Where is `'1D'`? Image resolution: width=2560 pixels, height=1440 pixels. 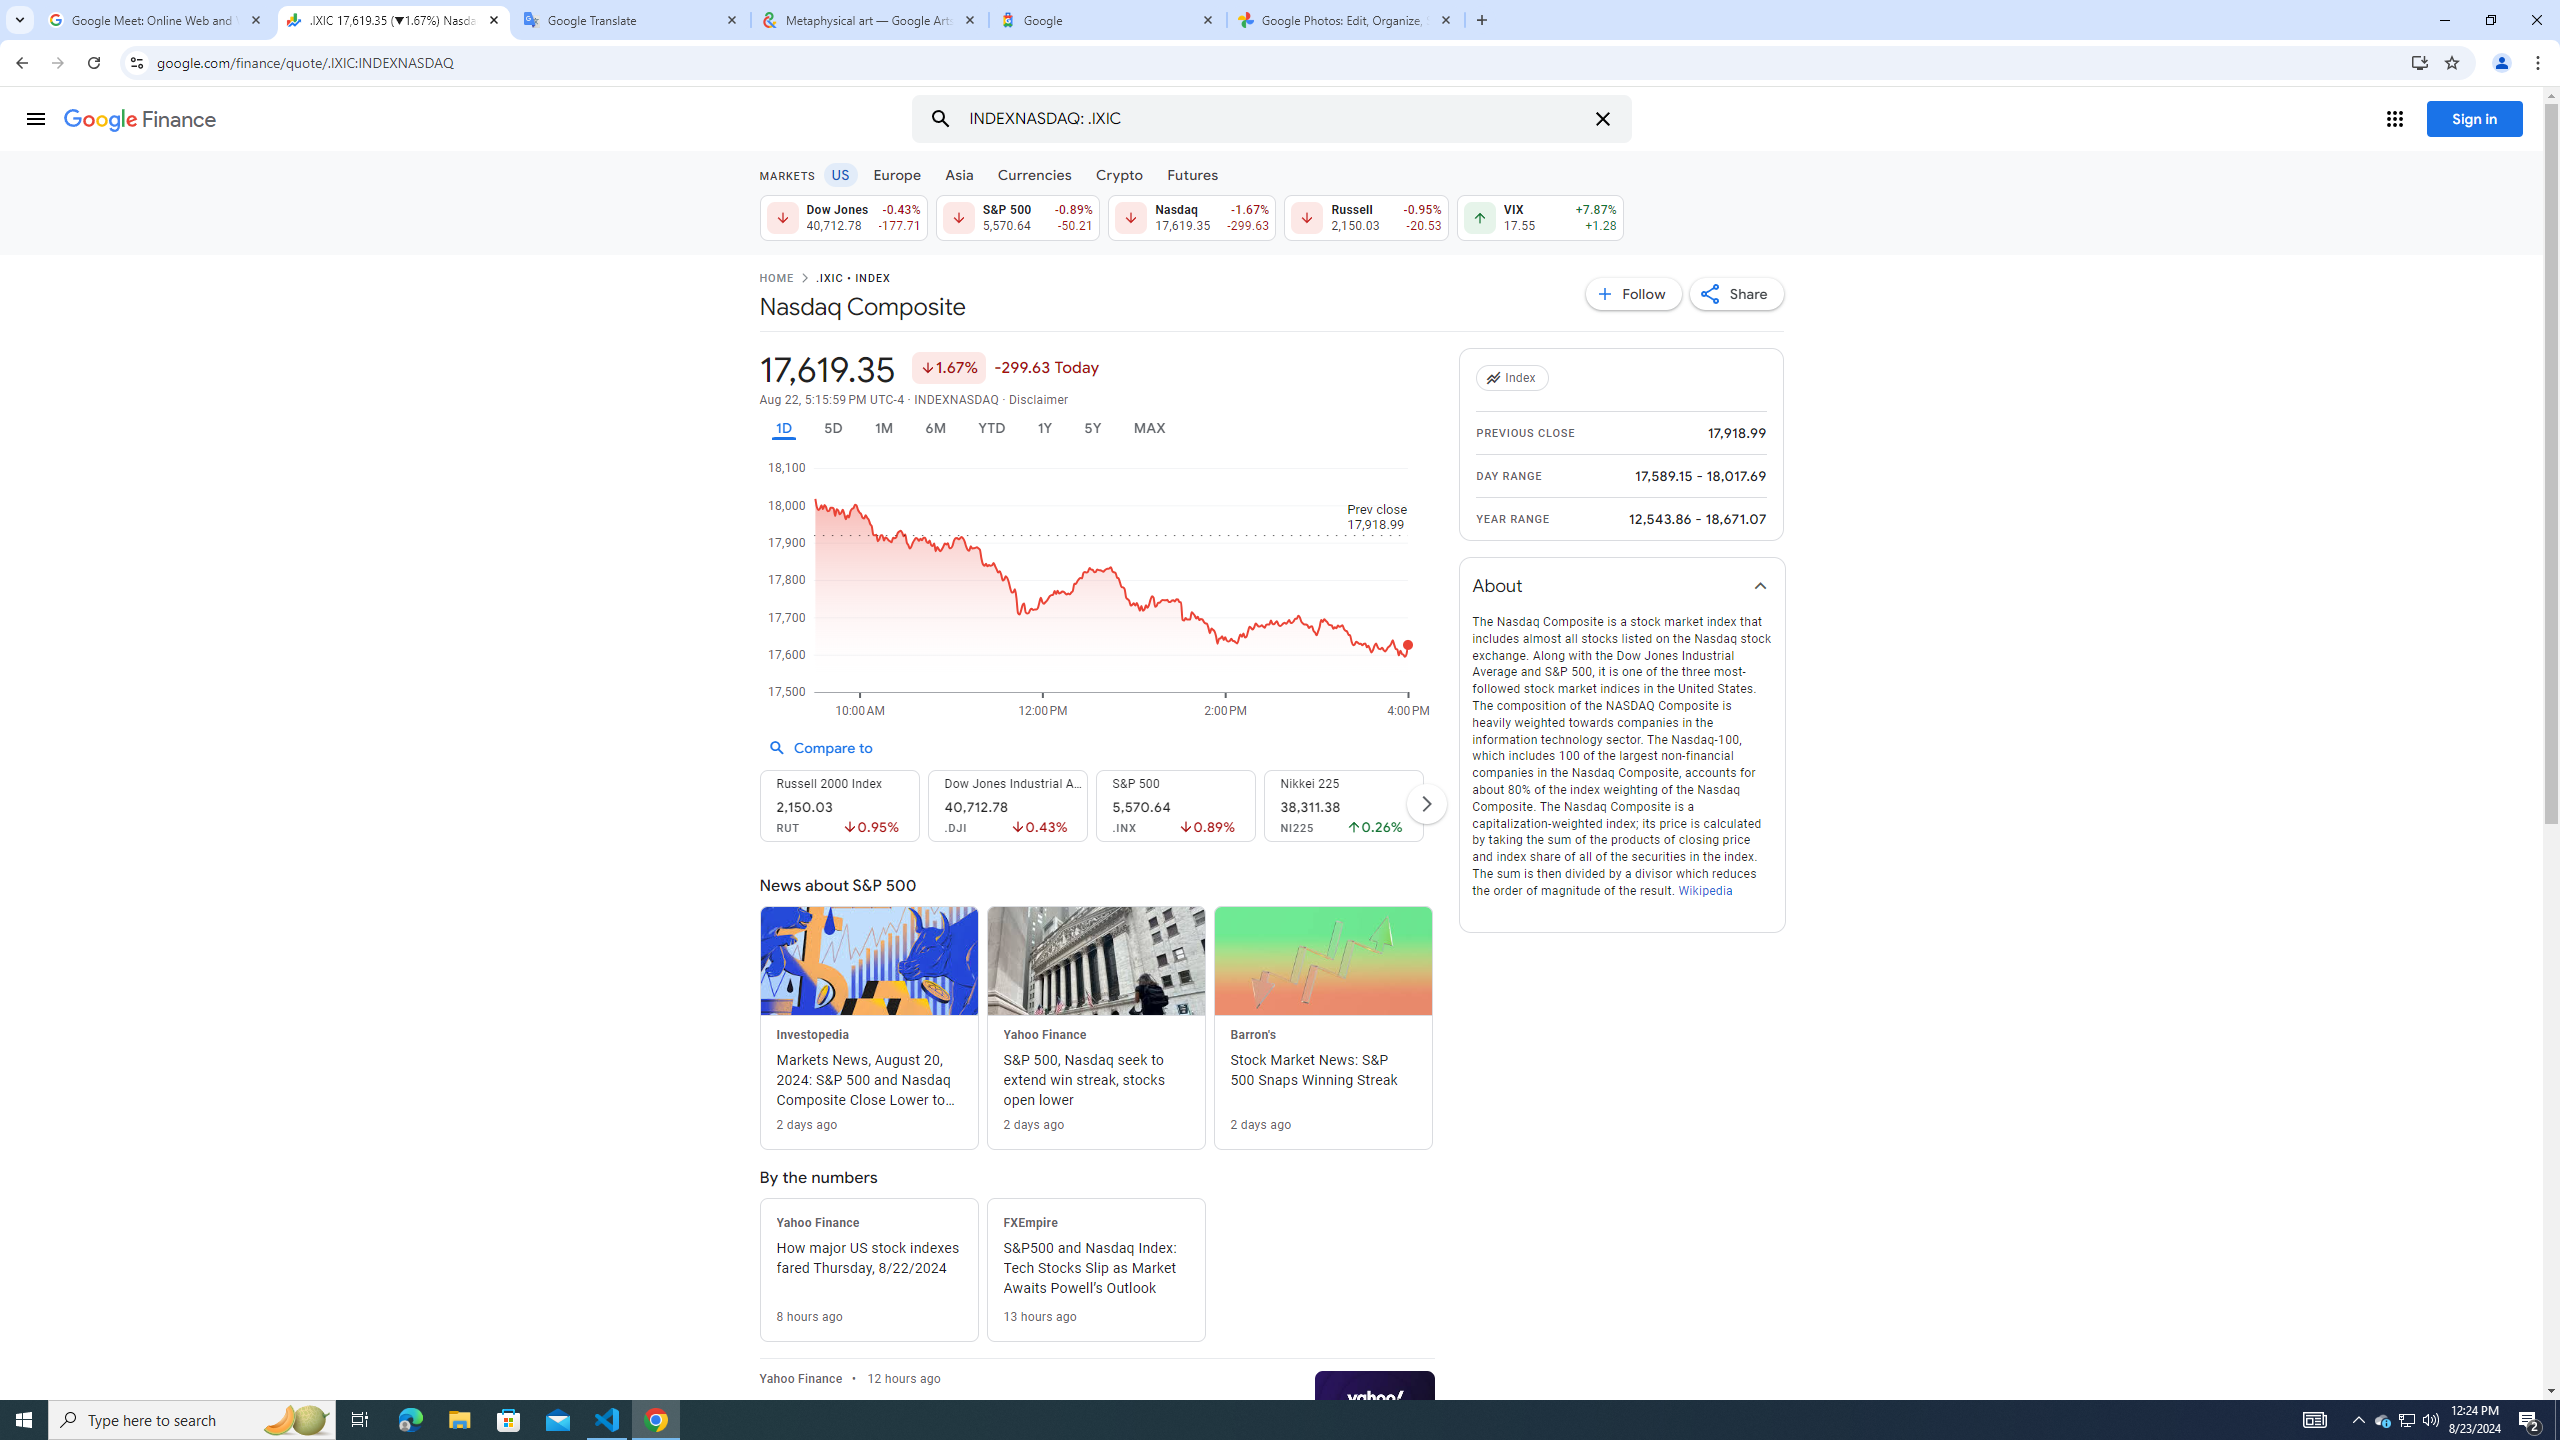 '1D' is located at coordinates (782, 428).